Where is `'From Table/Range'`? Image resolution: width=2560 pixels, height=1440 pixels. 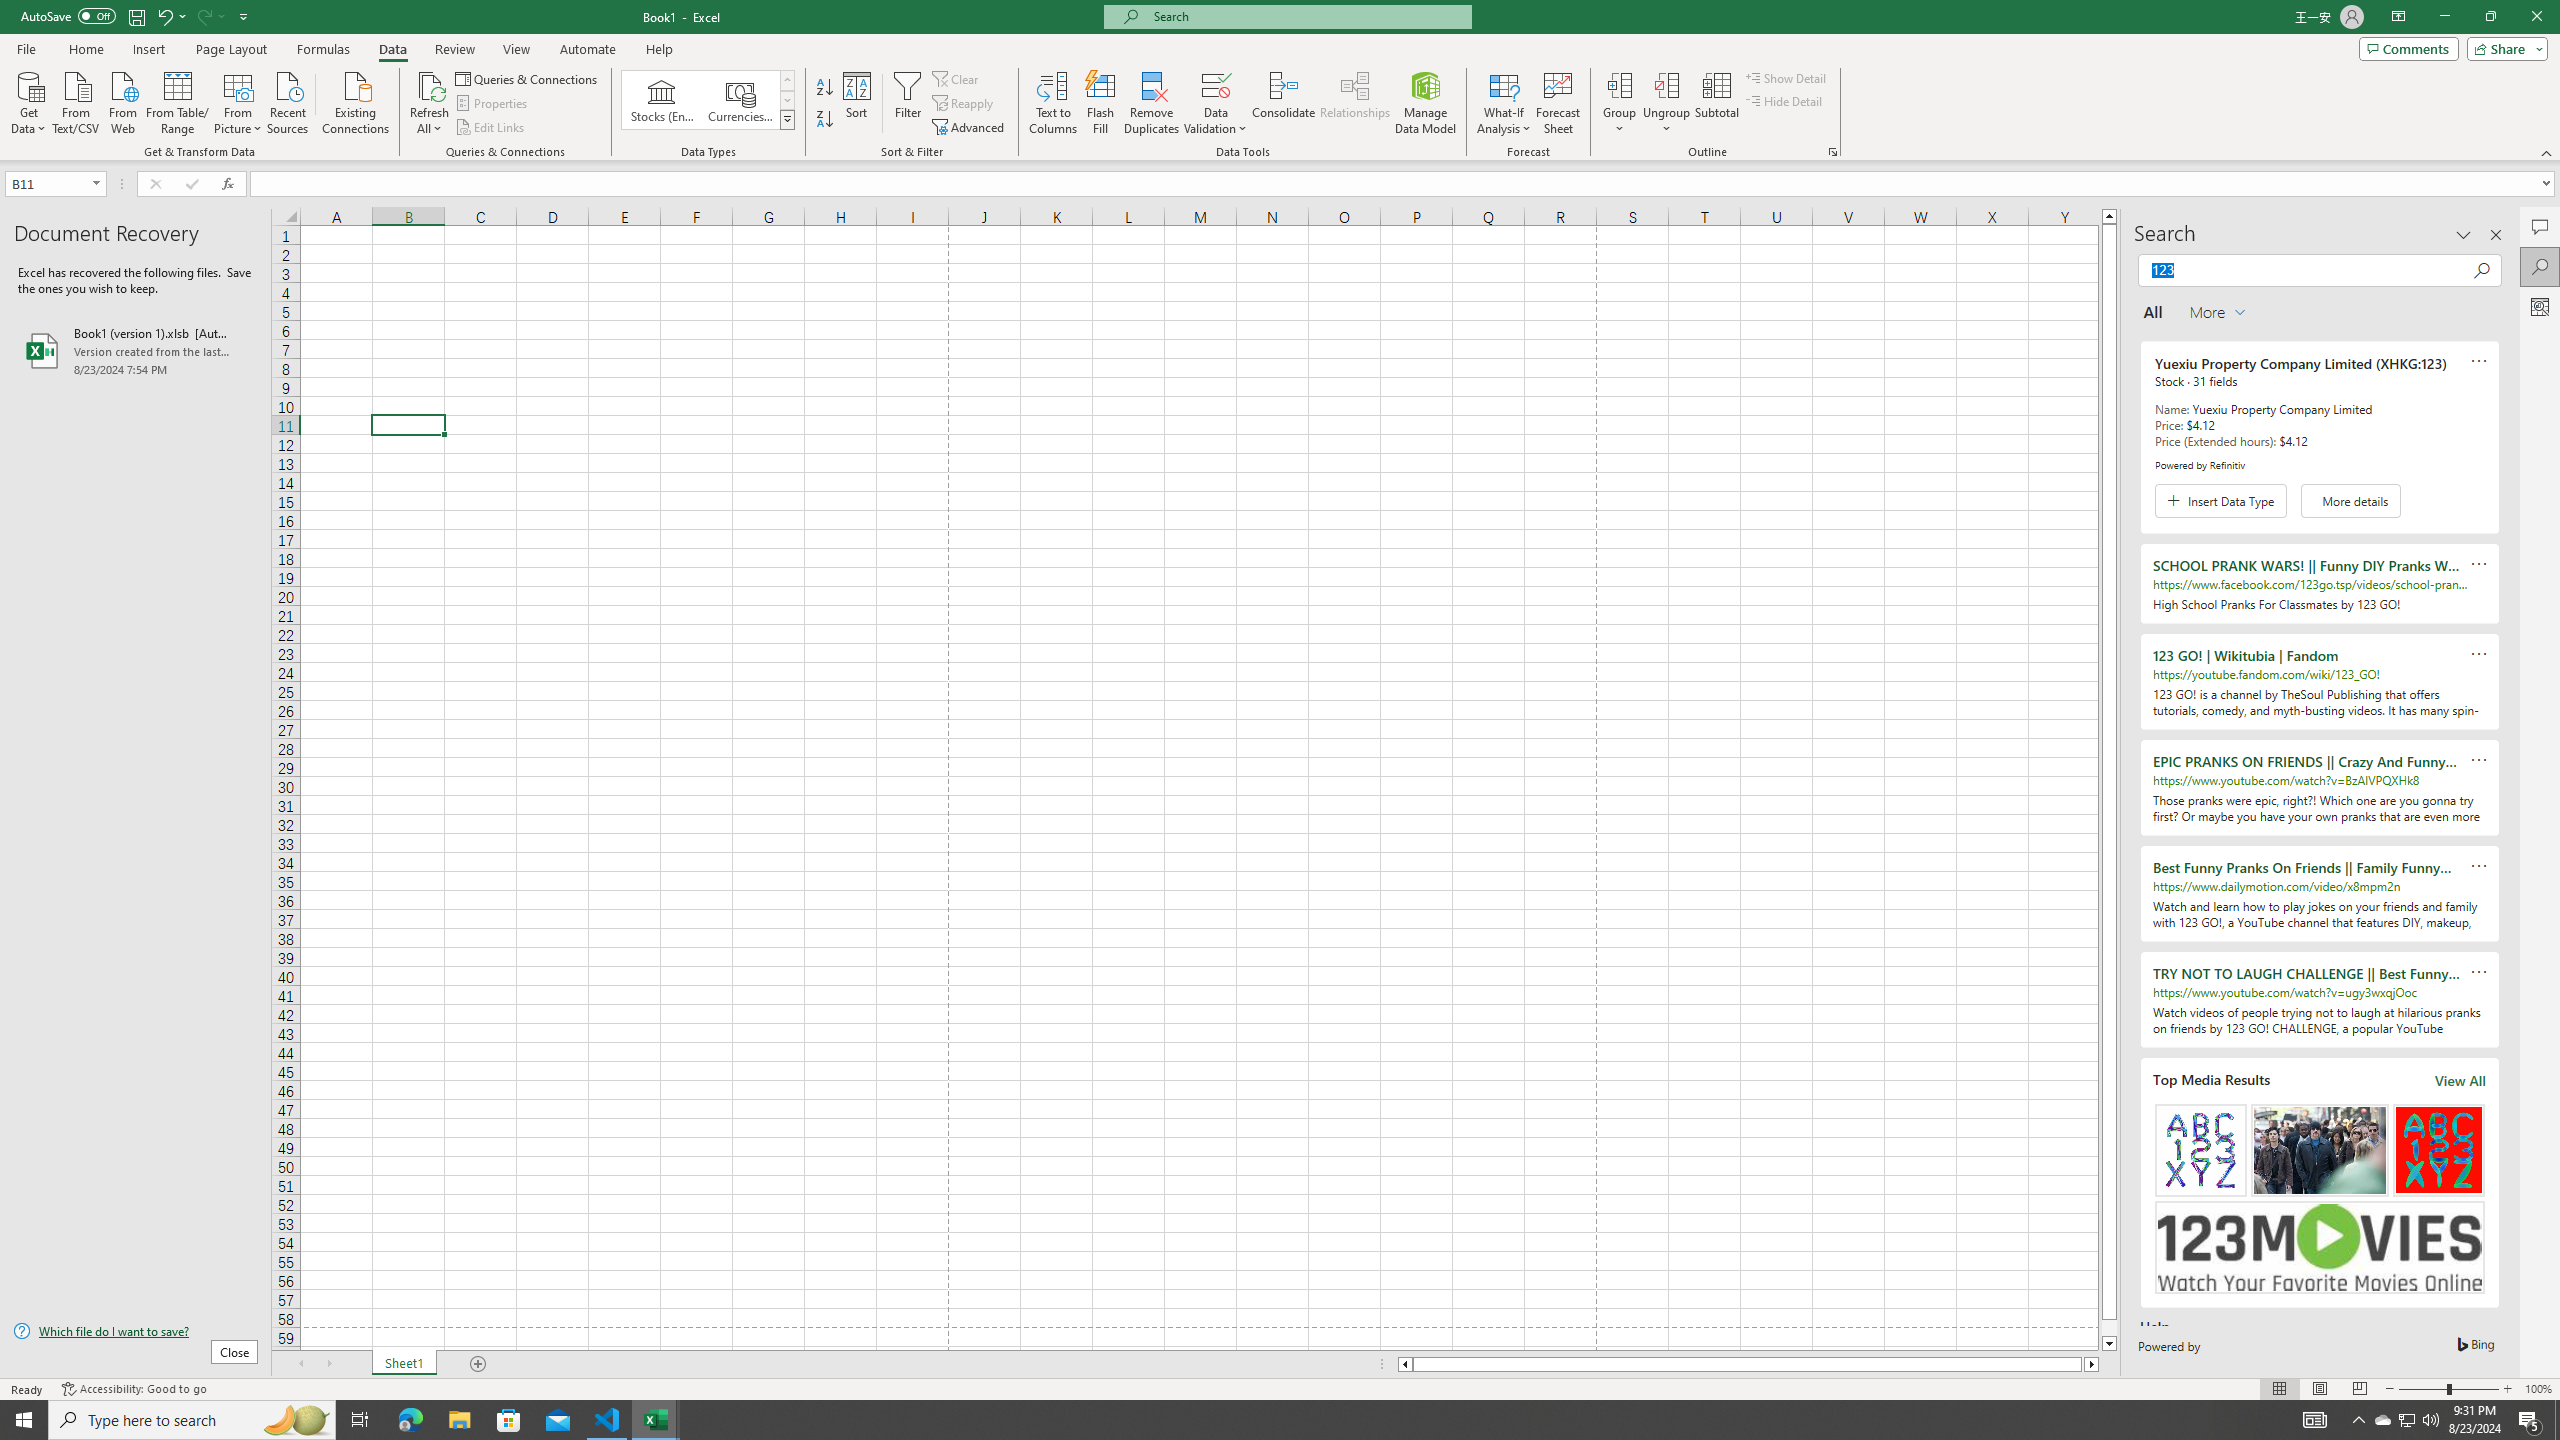
'From Table/Range' is located at coordinates (176, 100).